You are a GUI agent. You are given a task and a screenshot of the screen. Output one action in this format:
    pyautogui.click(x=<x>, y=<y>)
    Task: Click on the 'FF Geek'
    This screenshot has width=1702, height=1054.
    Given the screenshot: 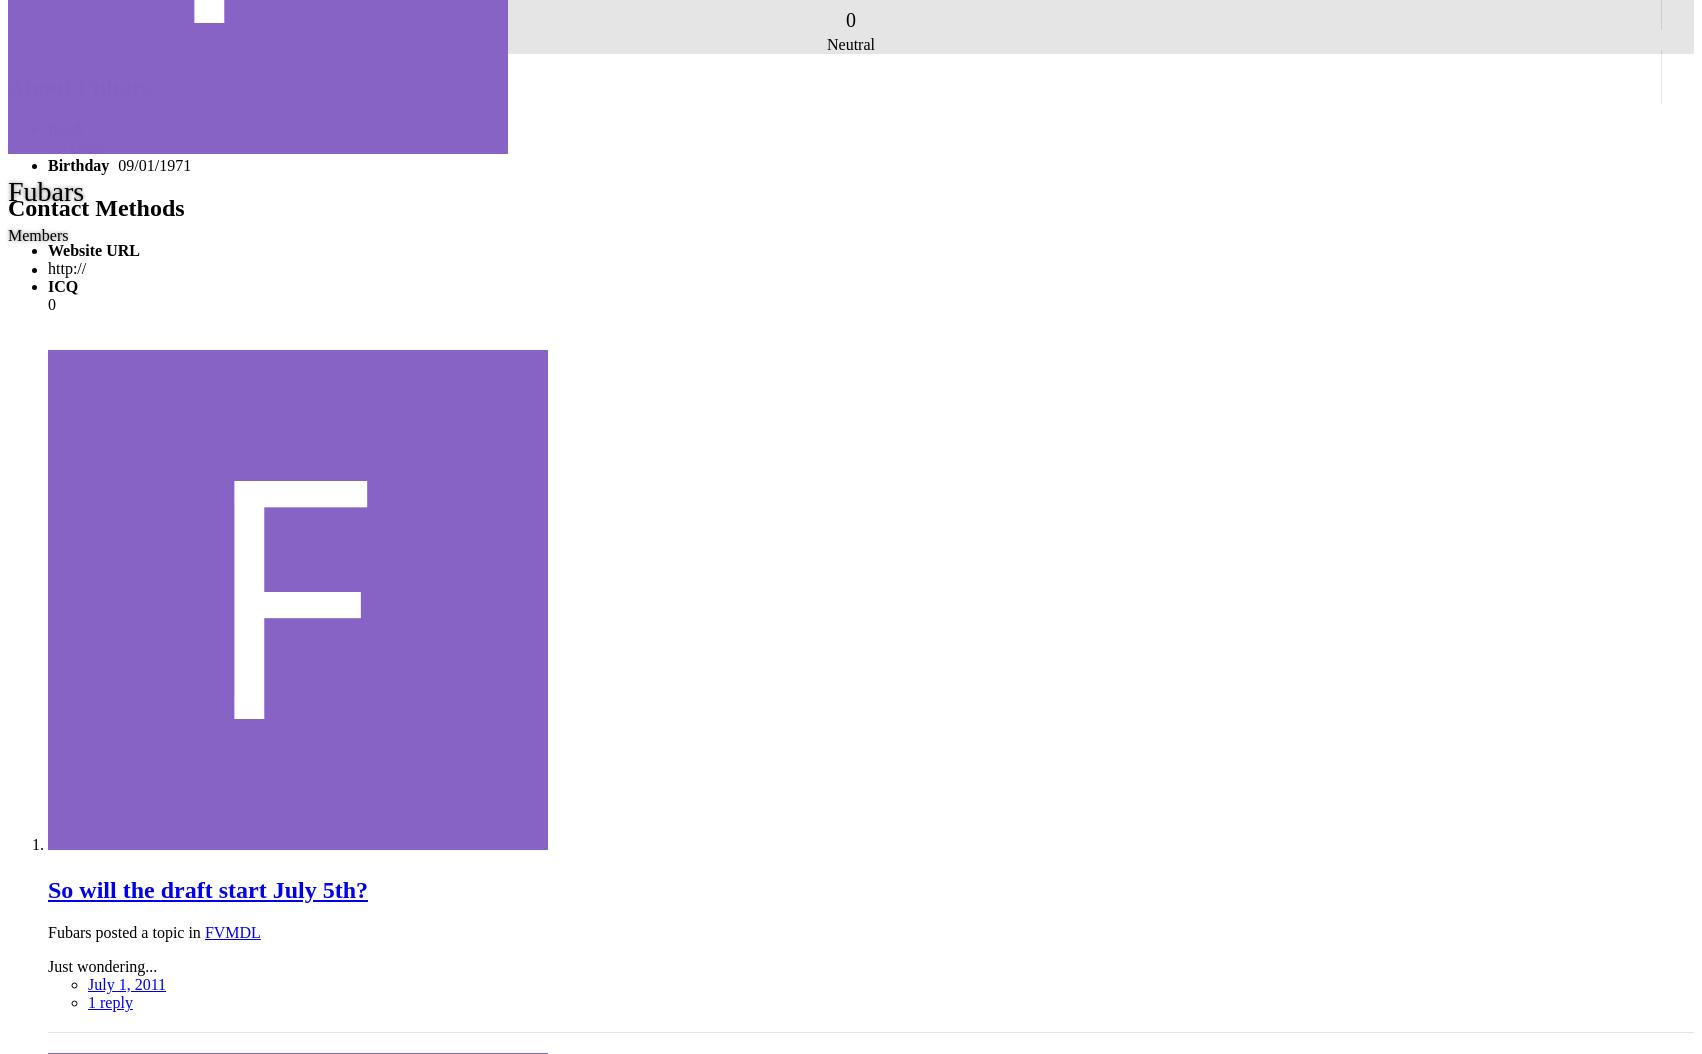 What is the action you would take?
    pyautogui.click(x=75, y=147)
    